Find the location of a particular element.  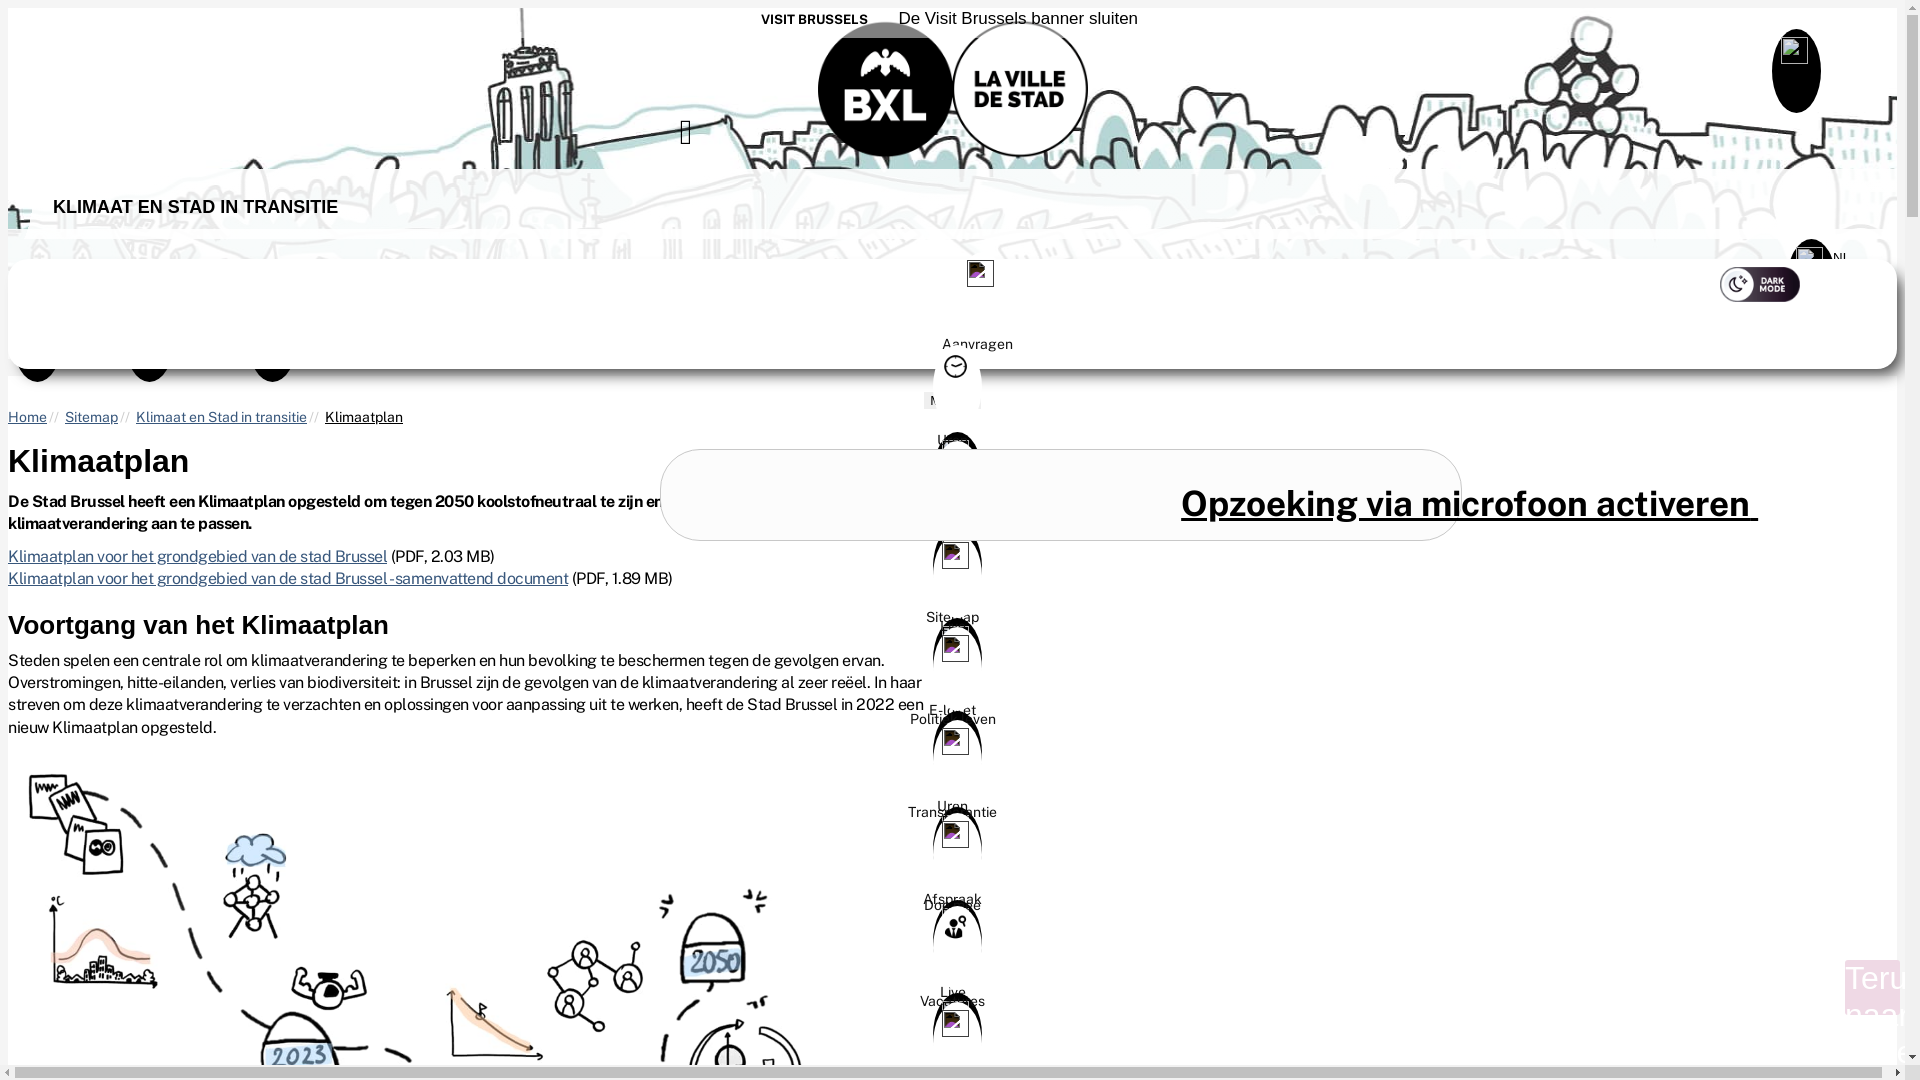

'Live' is located at coordinates (951, 959).